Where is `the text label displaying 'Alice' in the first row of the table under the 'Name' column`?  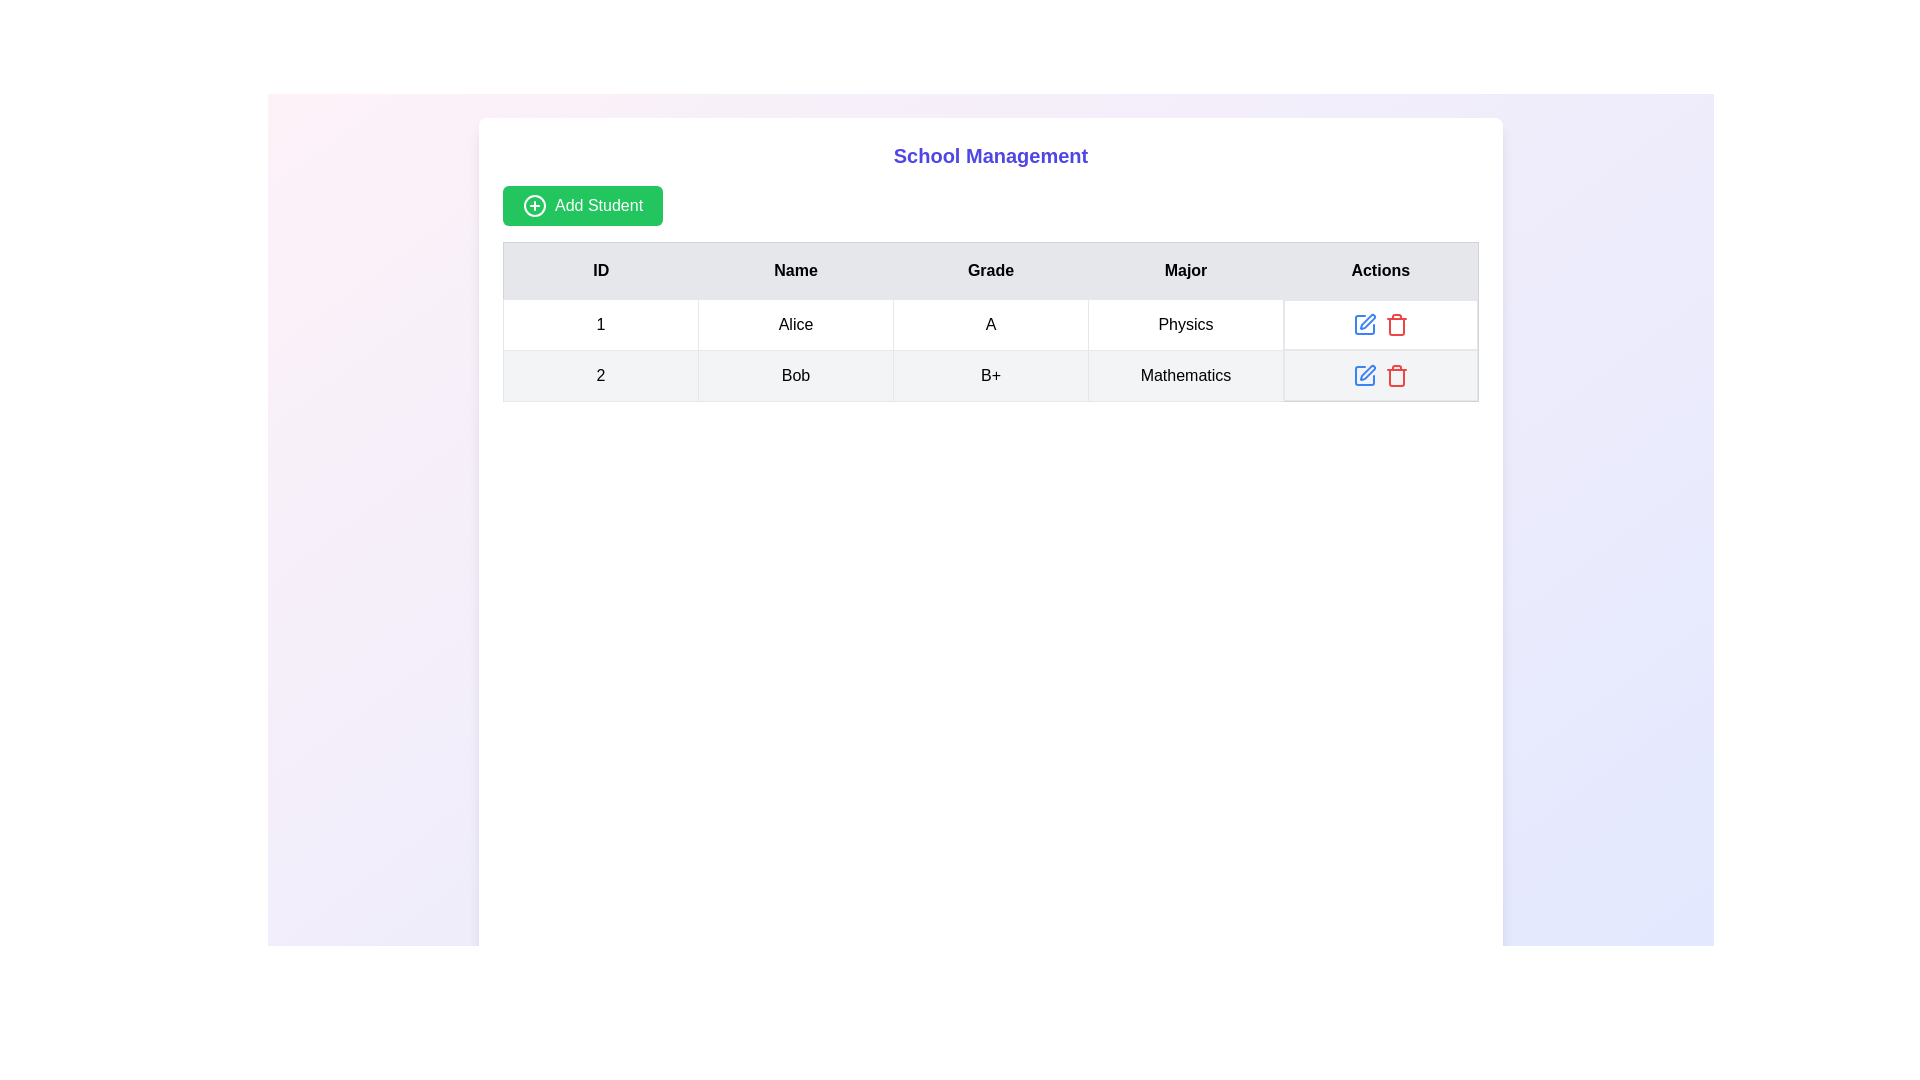 the text label displaying 'Alice' in the first row of the table under the 'Name' column is located at coordinates (795, 323).